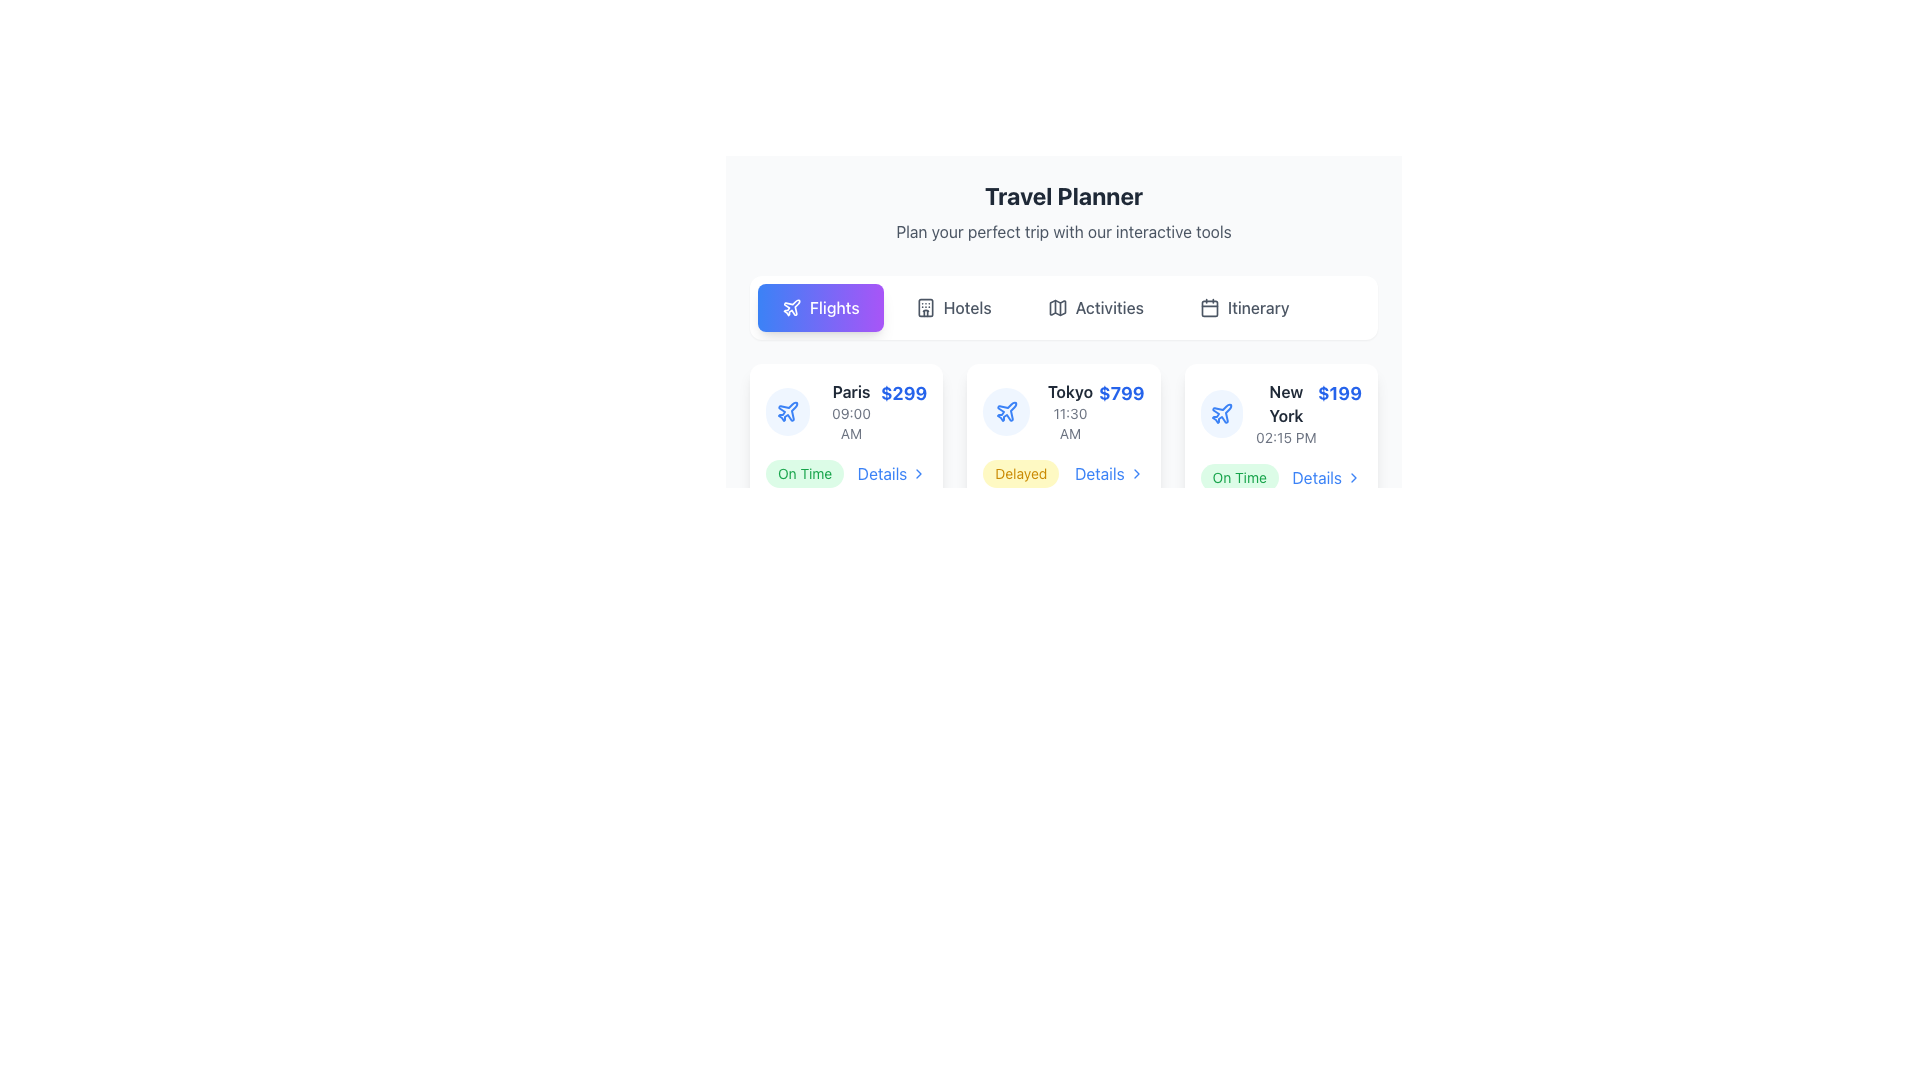 The width and height of the screenshot is (1920, 1080). Describe the element at coordinates (1286, 437) in the screenshot. I see `the text label displaying '02:15 PM' in light gray font, located in the third card under the 'Flights' section, between 'New York' and 'On Time'` at that location.